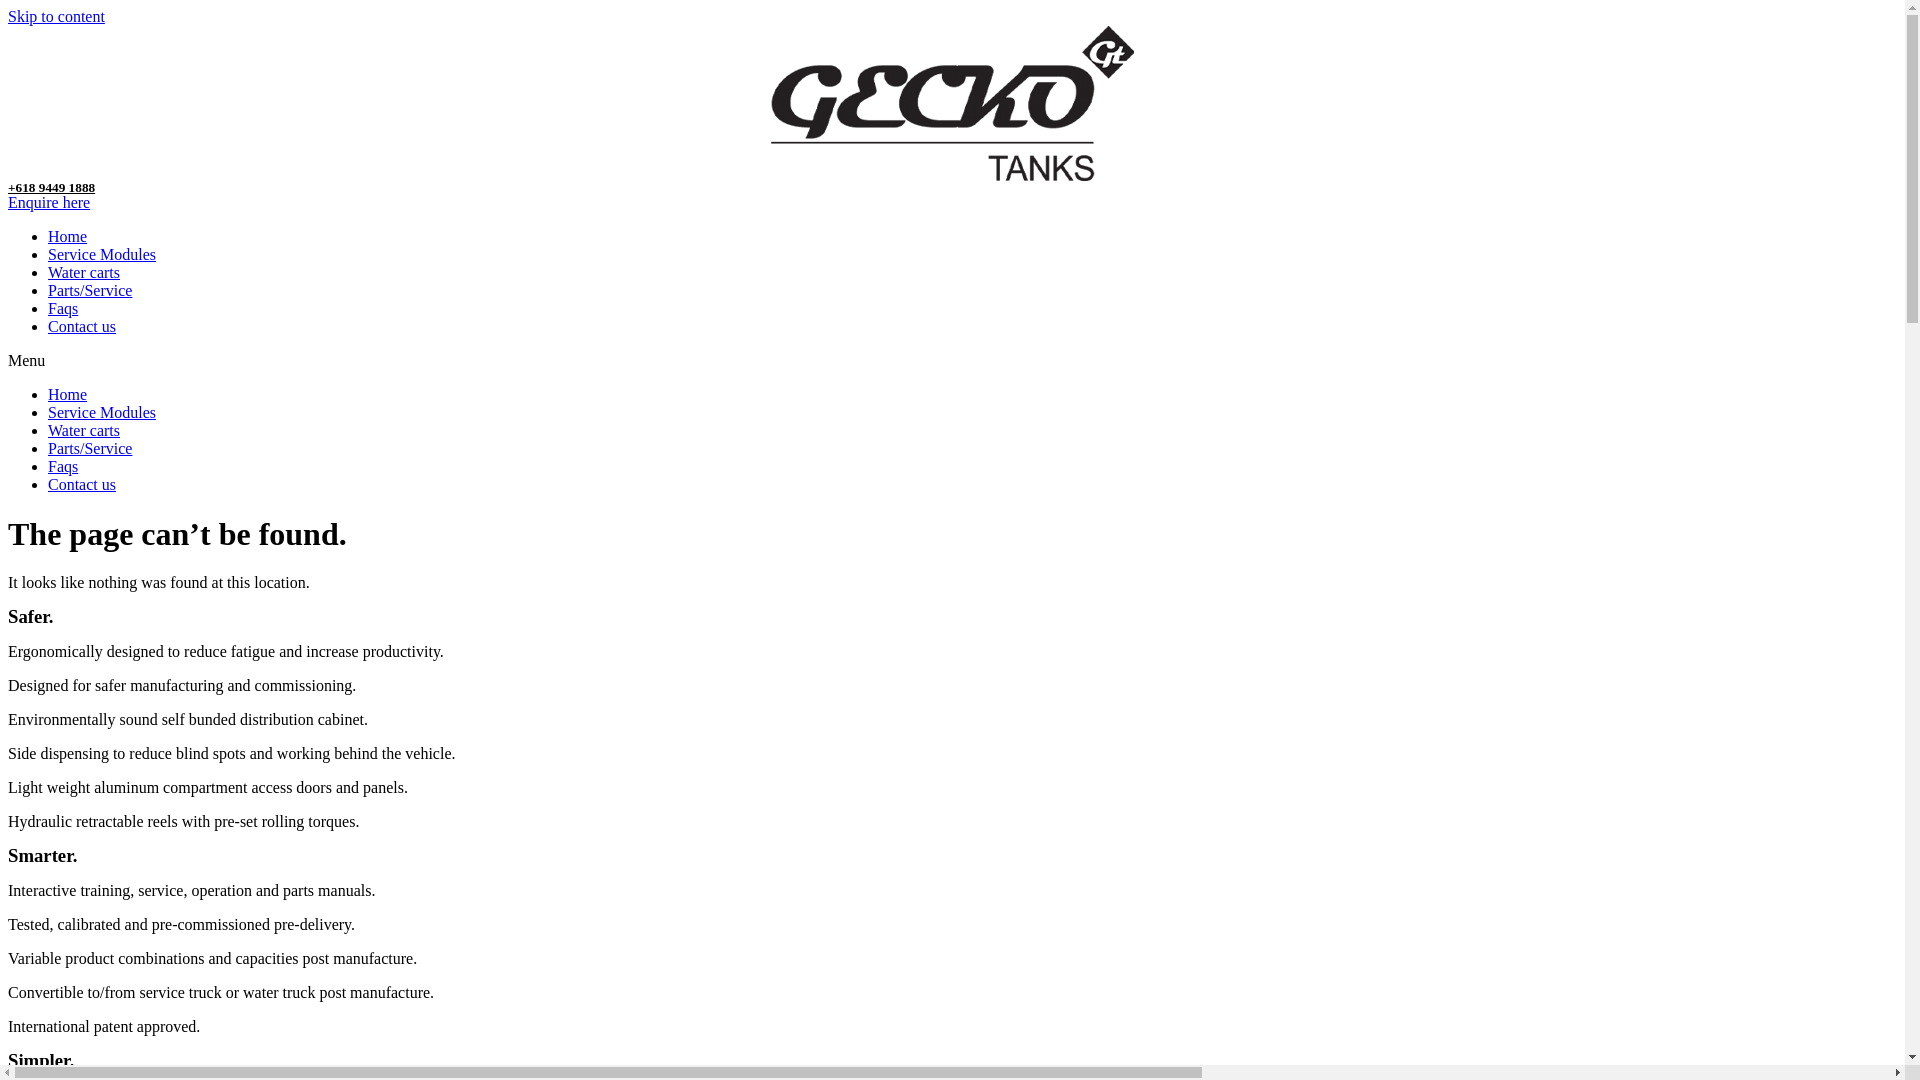  I want to click on 'Faqs', so click(62, 308).